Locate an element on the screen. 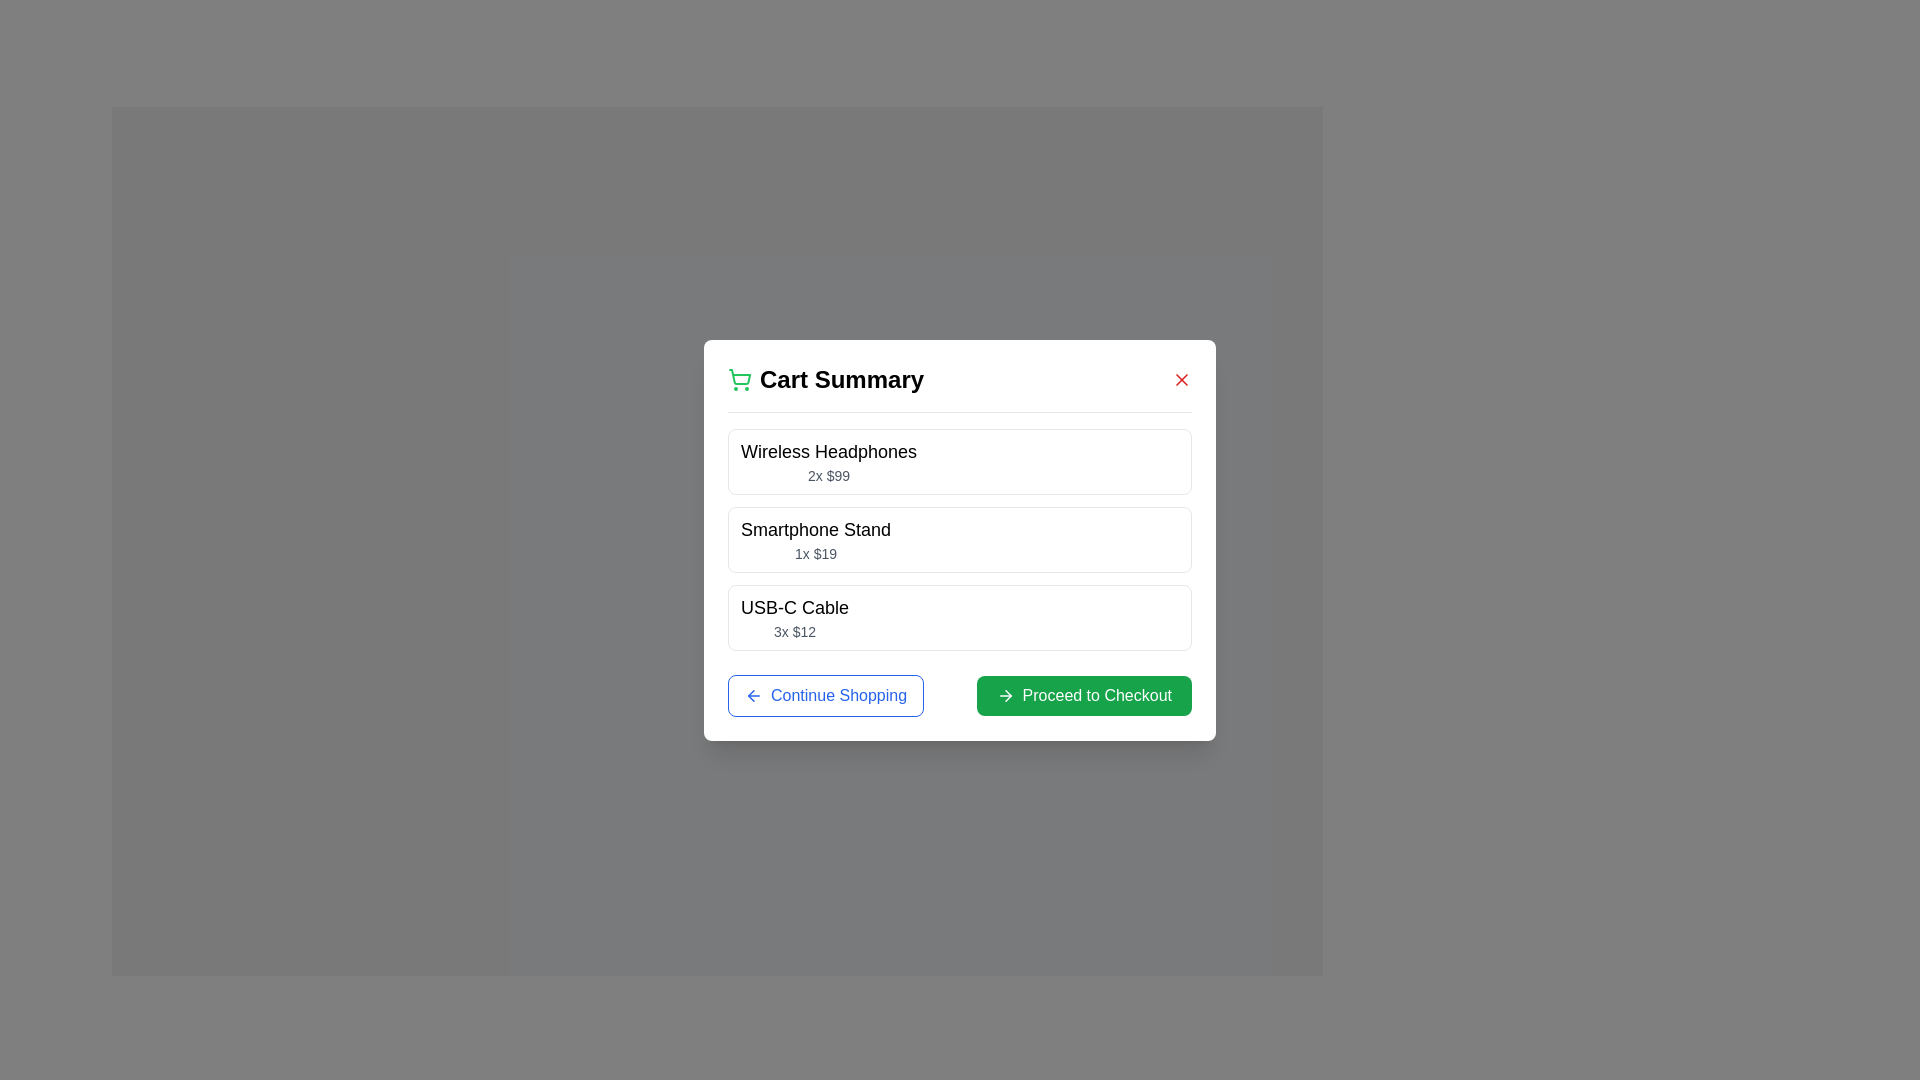 The height and width of the screenshot is (1080, 1920). the close button in the top-right corner of the 'Cart Summary' section is located at coordinates (1181, 379).